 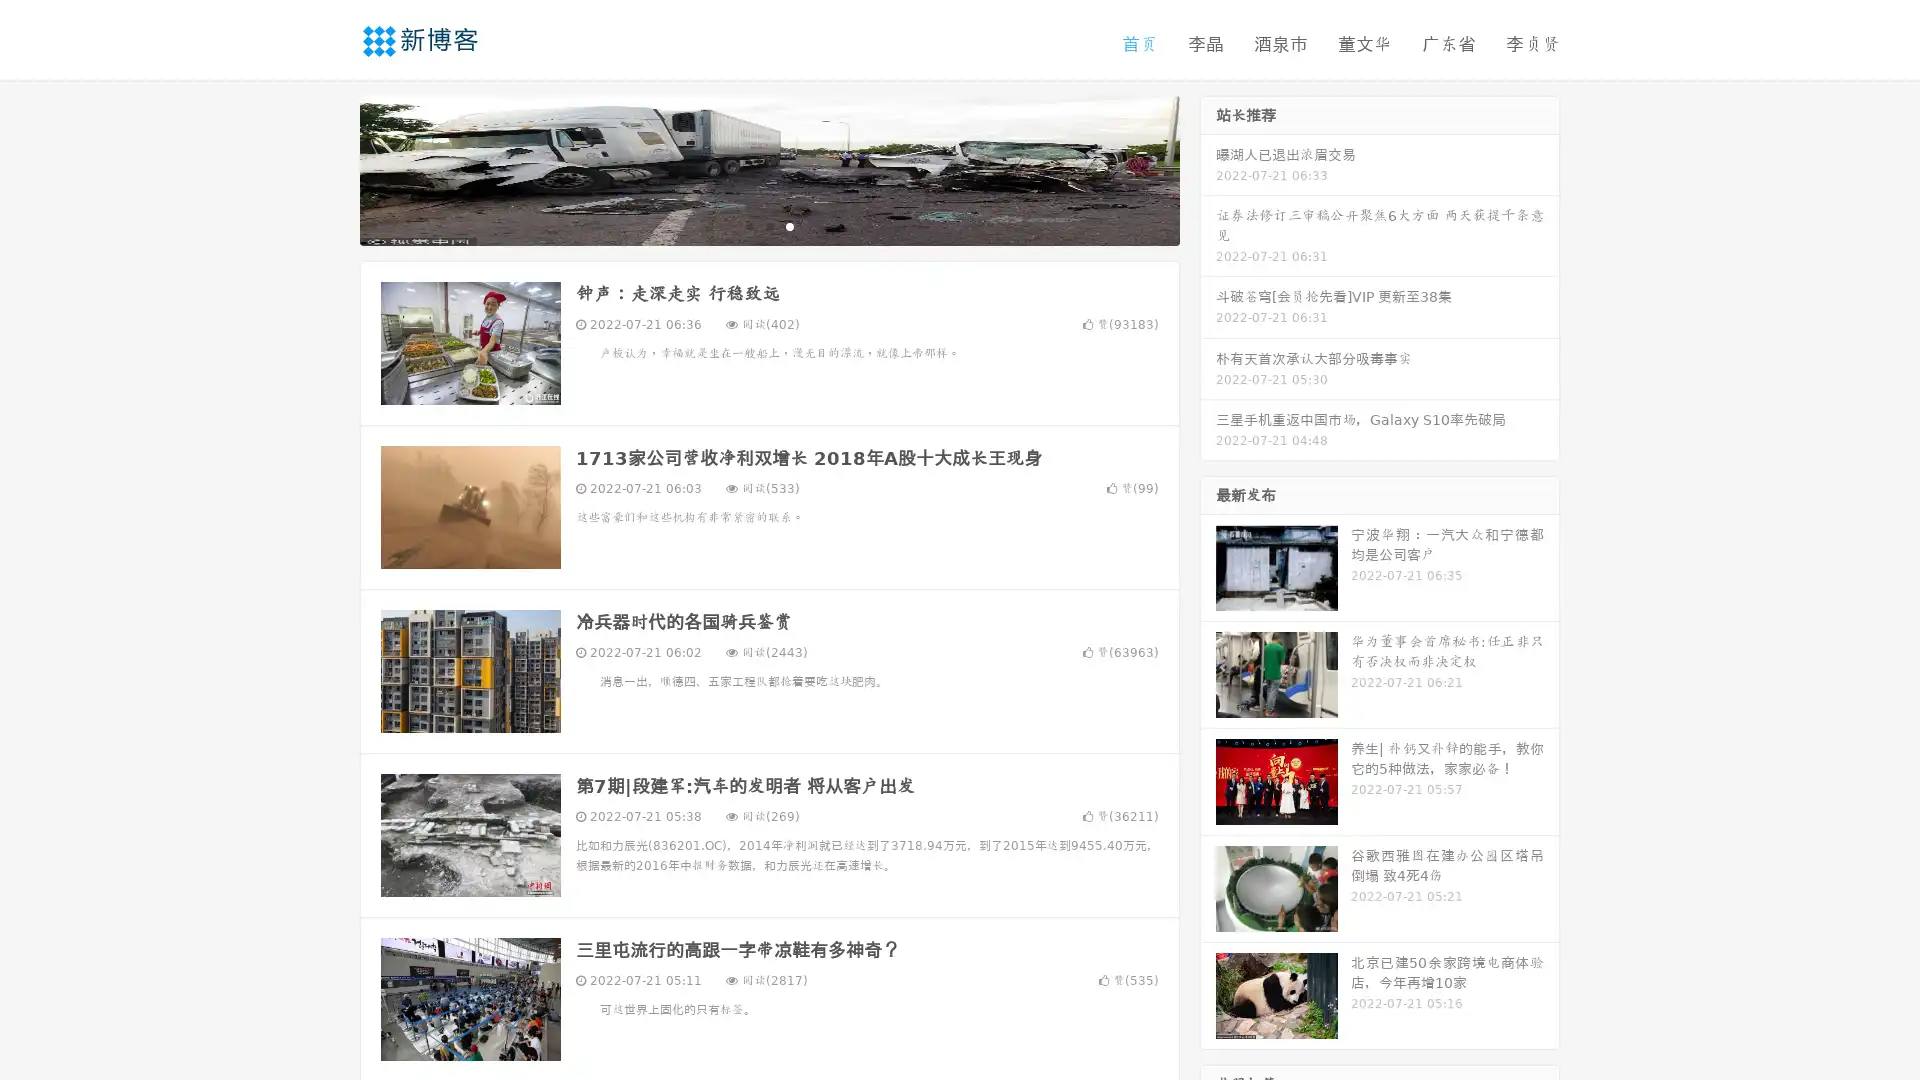 I want to click on Next slide, so click(x=1208, y=168).